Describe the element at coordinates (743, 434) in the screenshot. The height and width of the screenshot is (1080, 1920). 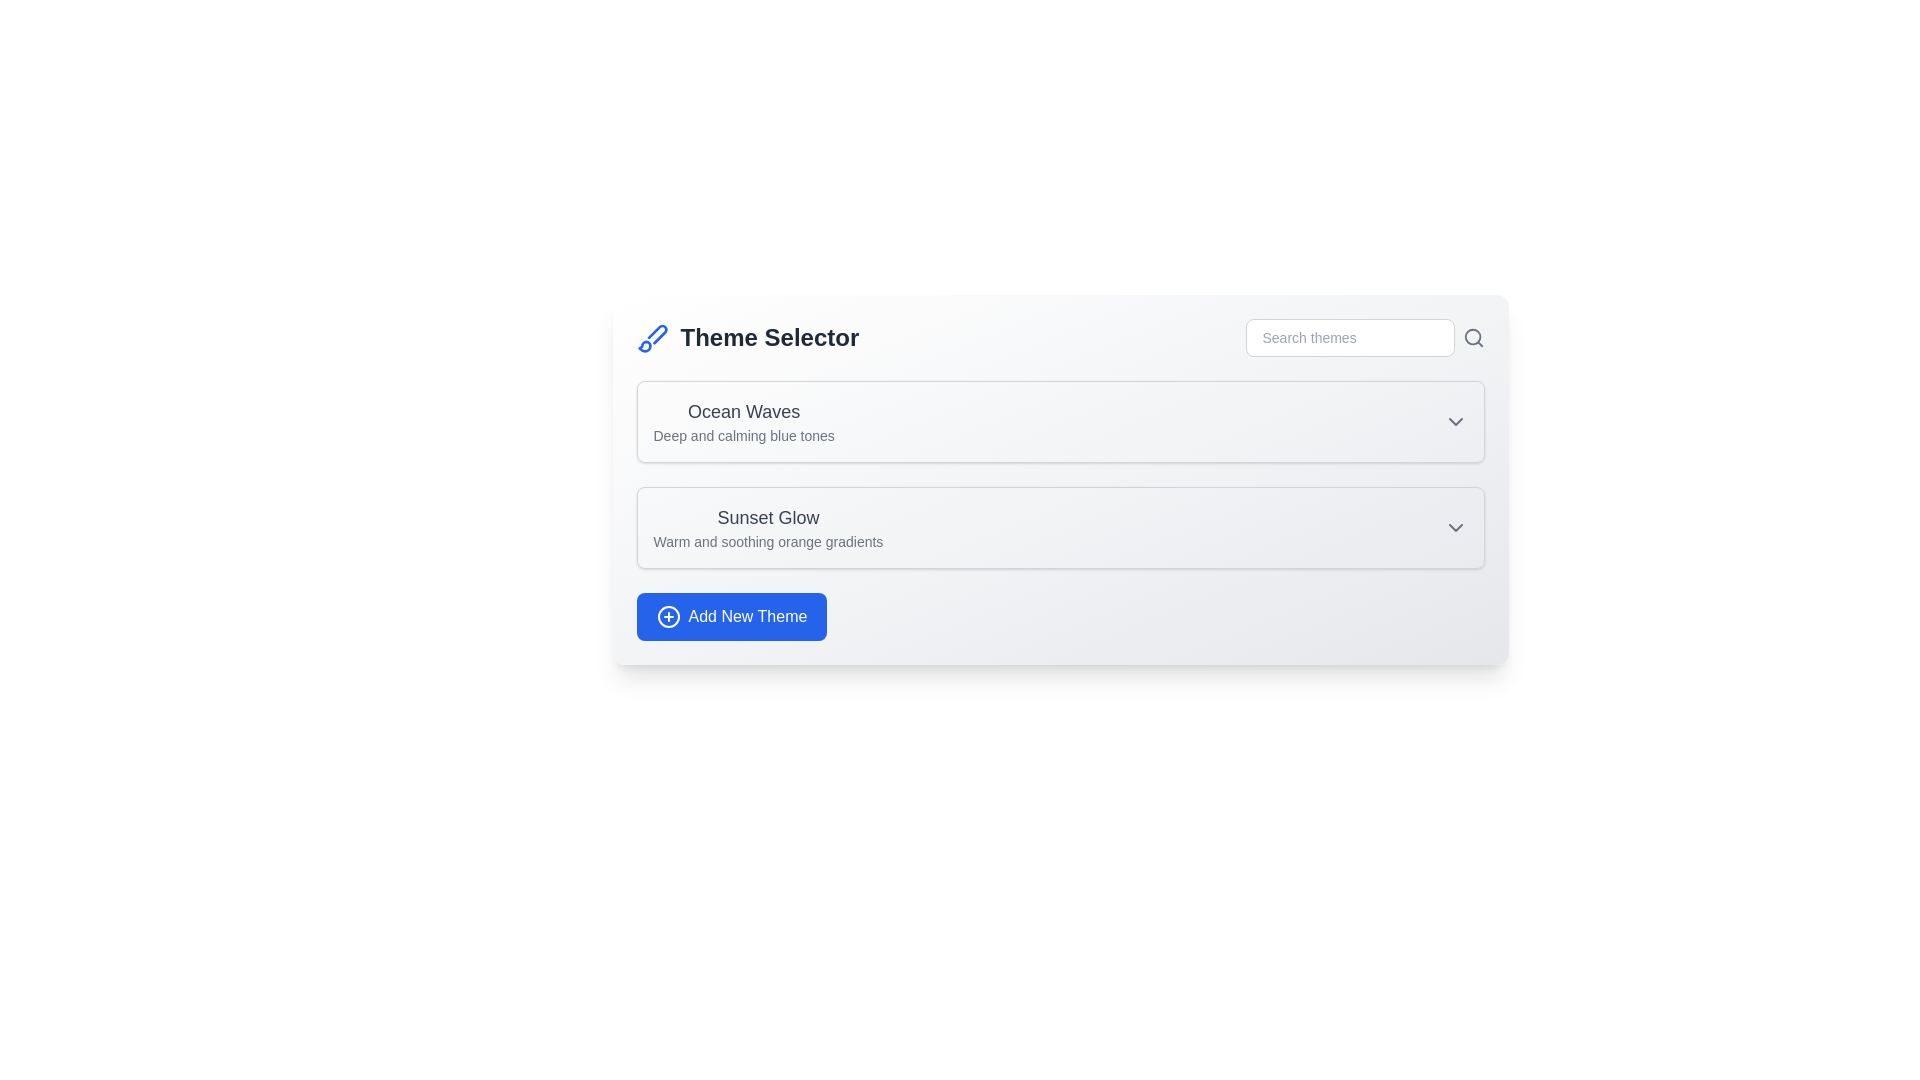
I see `the text label reading 'Deep and calming blue tones', which is styled in a smaller font and light gray color, located below the 'Ocean Waves' heading in the 'Theme Selector' interface` at that location.